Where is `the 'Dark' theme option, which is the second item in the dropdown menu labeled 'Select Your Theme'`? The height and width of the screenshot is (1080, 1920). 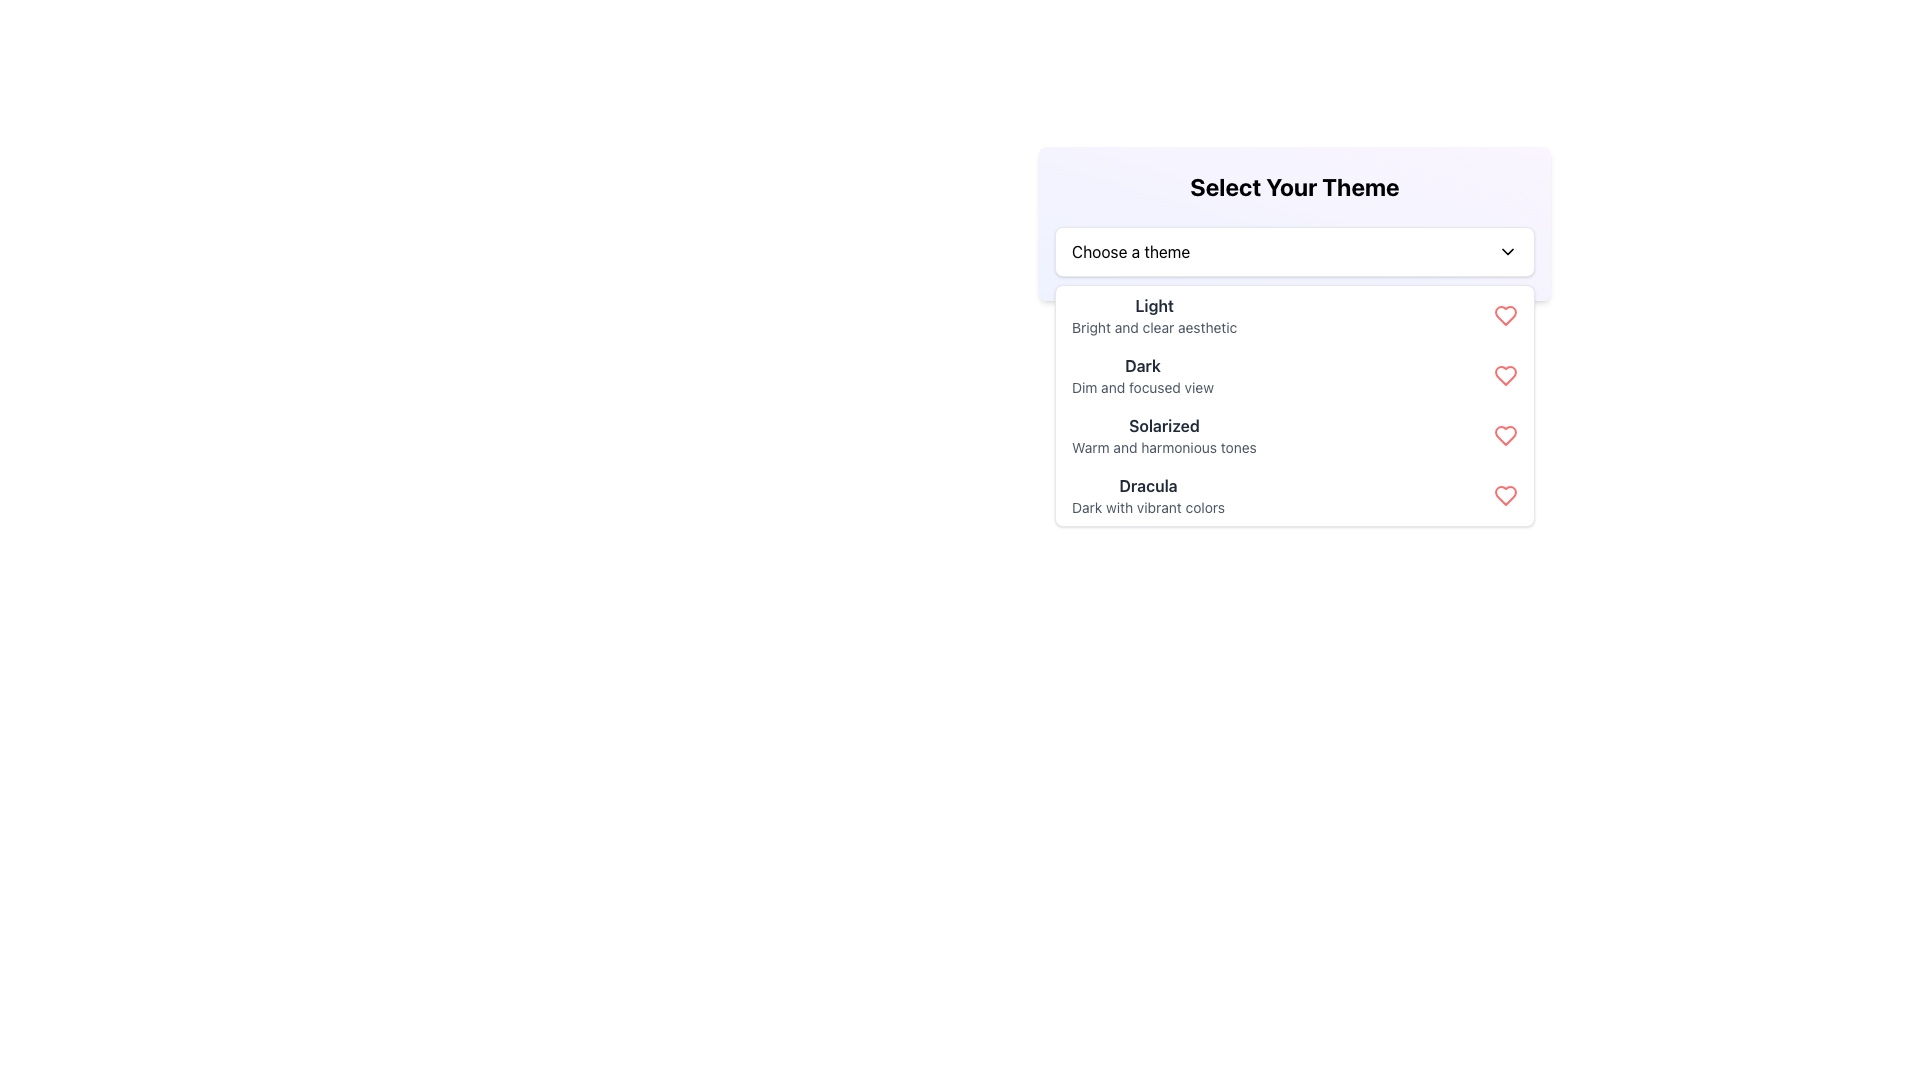
the 'Dark' theme option, which is the second item in the dropdown menu labeled 'Select Your Theme' is located at coordinates (1295, 375).